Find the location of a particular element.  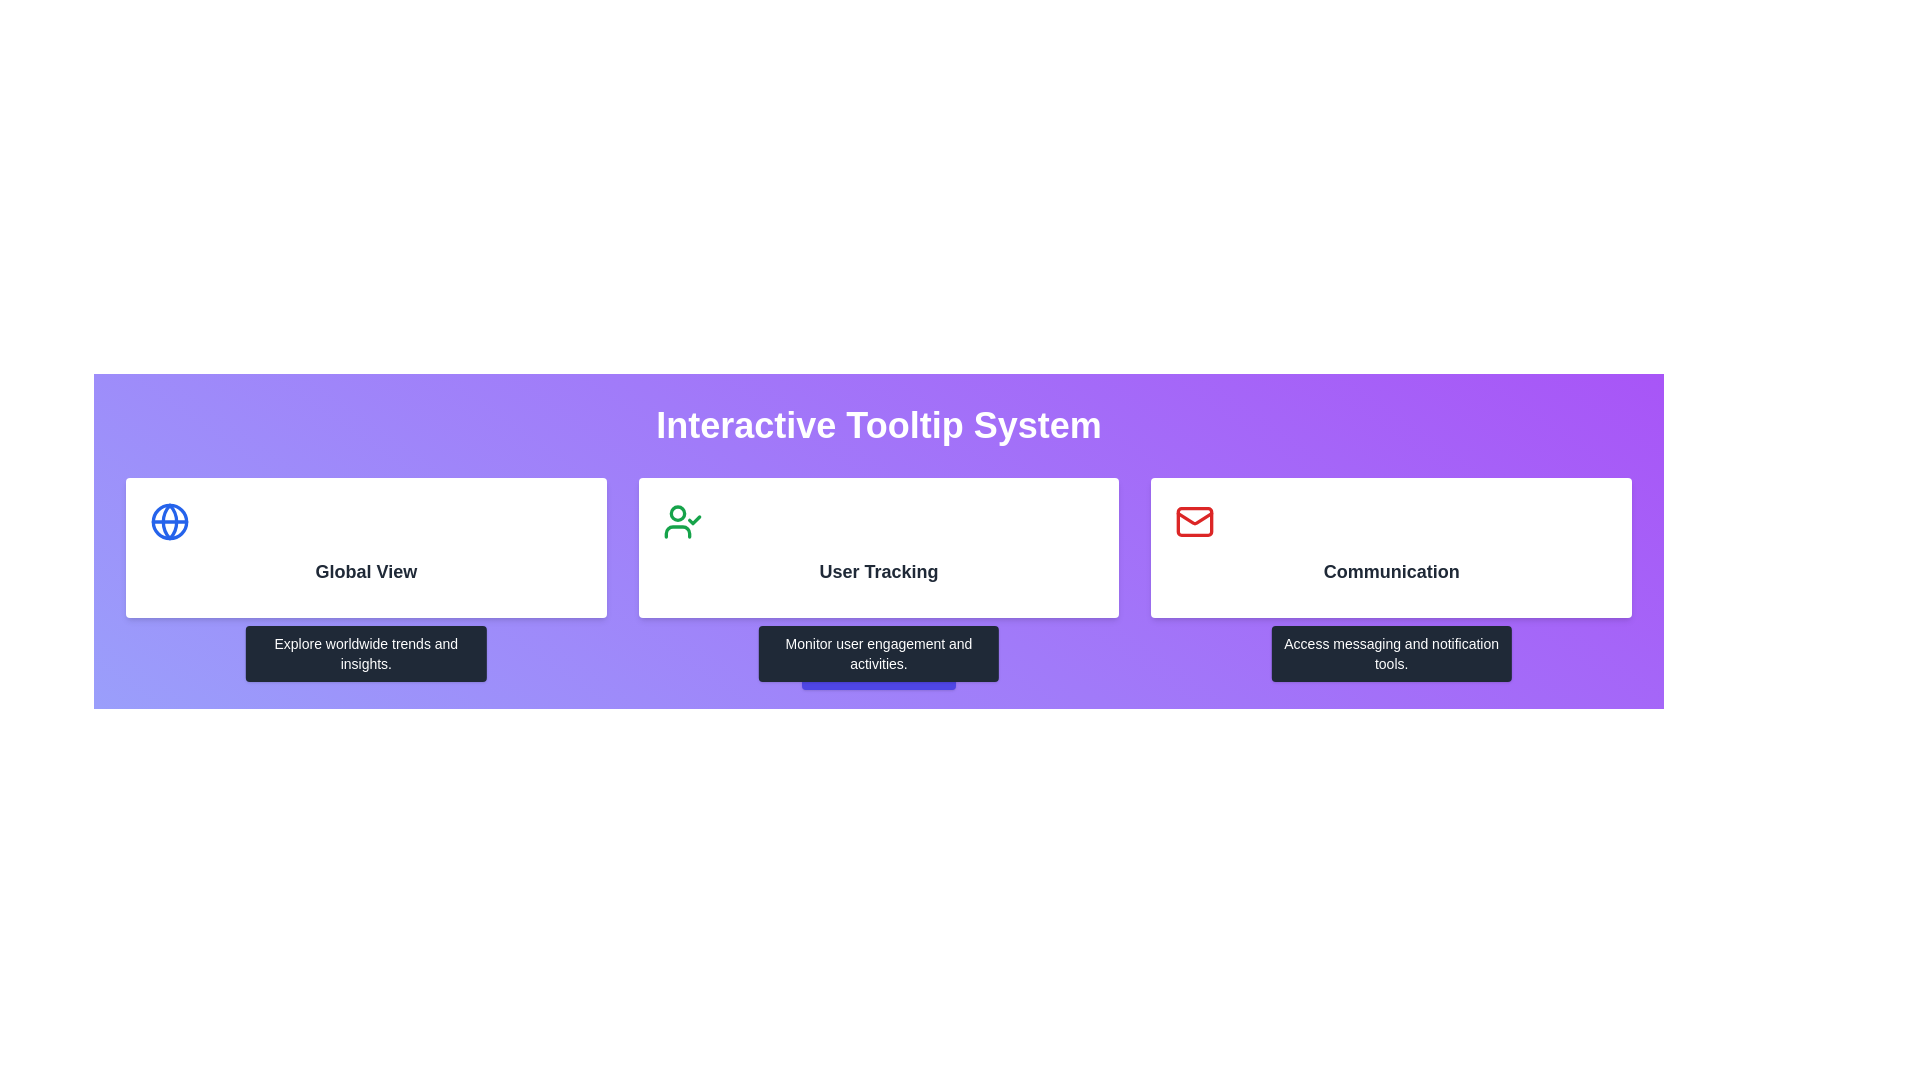

the 'Communication' card located at the right end of the row is located at coordinates (1390, 547).